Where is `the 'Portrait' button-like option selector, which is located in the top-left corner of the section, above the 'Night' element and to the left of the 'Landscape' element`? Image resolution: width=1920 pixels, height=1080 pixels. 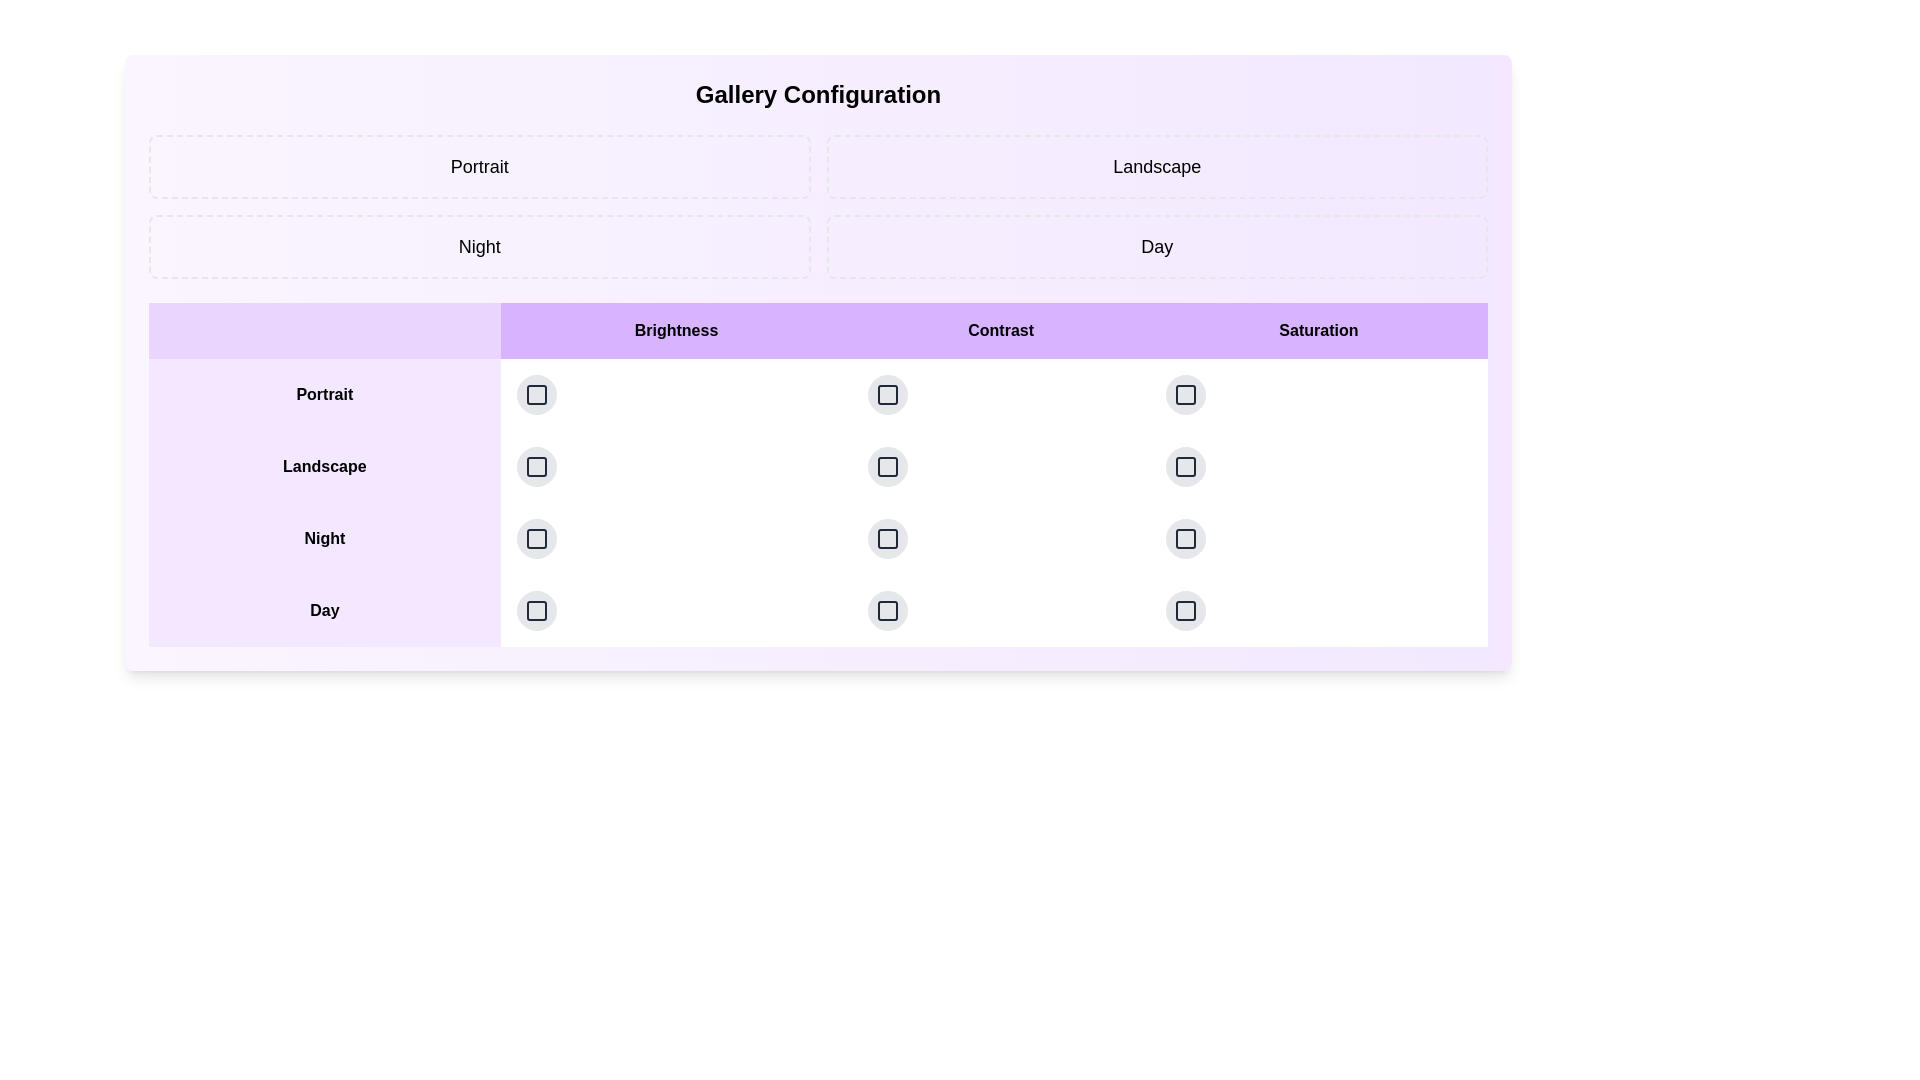
the 'Portrait' button-like option selector, which is located in the top-left corner of the section, above the 'Night' element and to the left of the 'Landscape' element is located at coordinates (478, 165).